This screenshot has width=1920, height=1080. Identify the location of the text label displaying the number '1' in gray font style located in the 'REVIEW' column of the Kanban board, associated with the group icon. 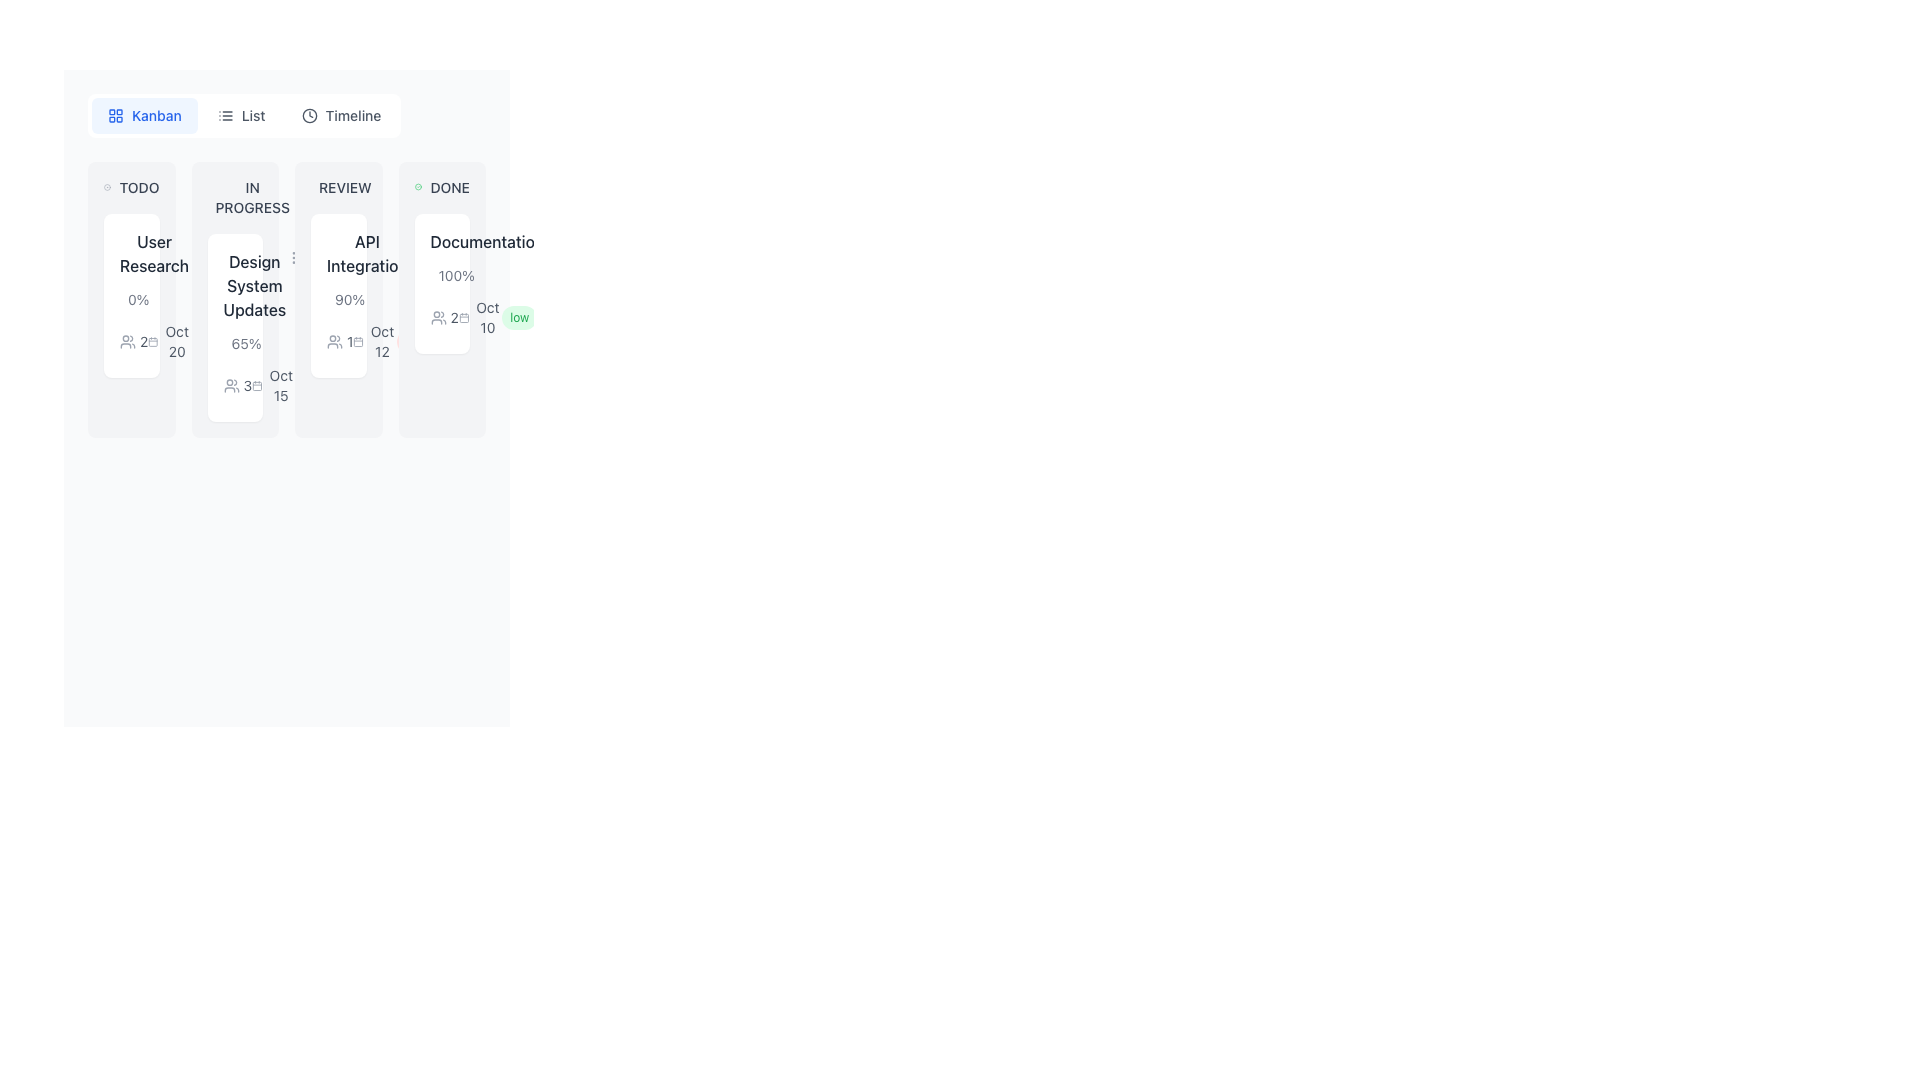
(350, 341).